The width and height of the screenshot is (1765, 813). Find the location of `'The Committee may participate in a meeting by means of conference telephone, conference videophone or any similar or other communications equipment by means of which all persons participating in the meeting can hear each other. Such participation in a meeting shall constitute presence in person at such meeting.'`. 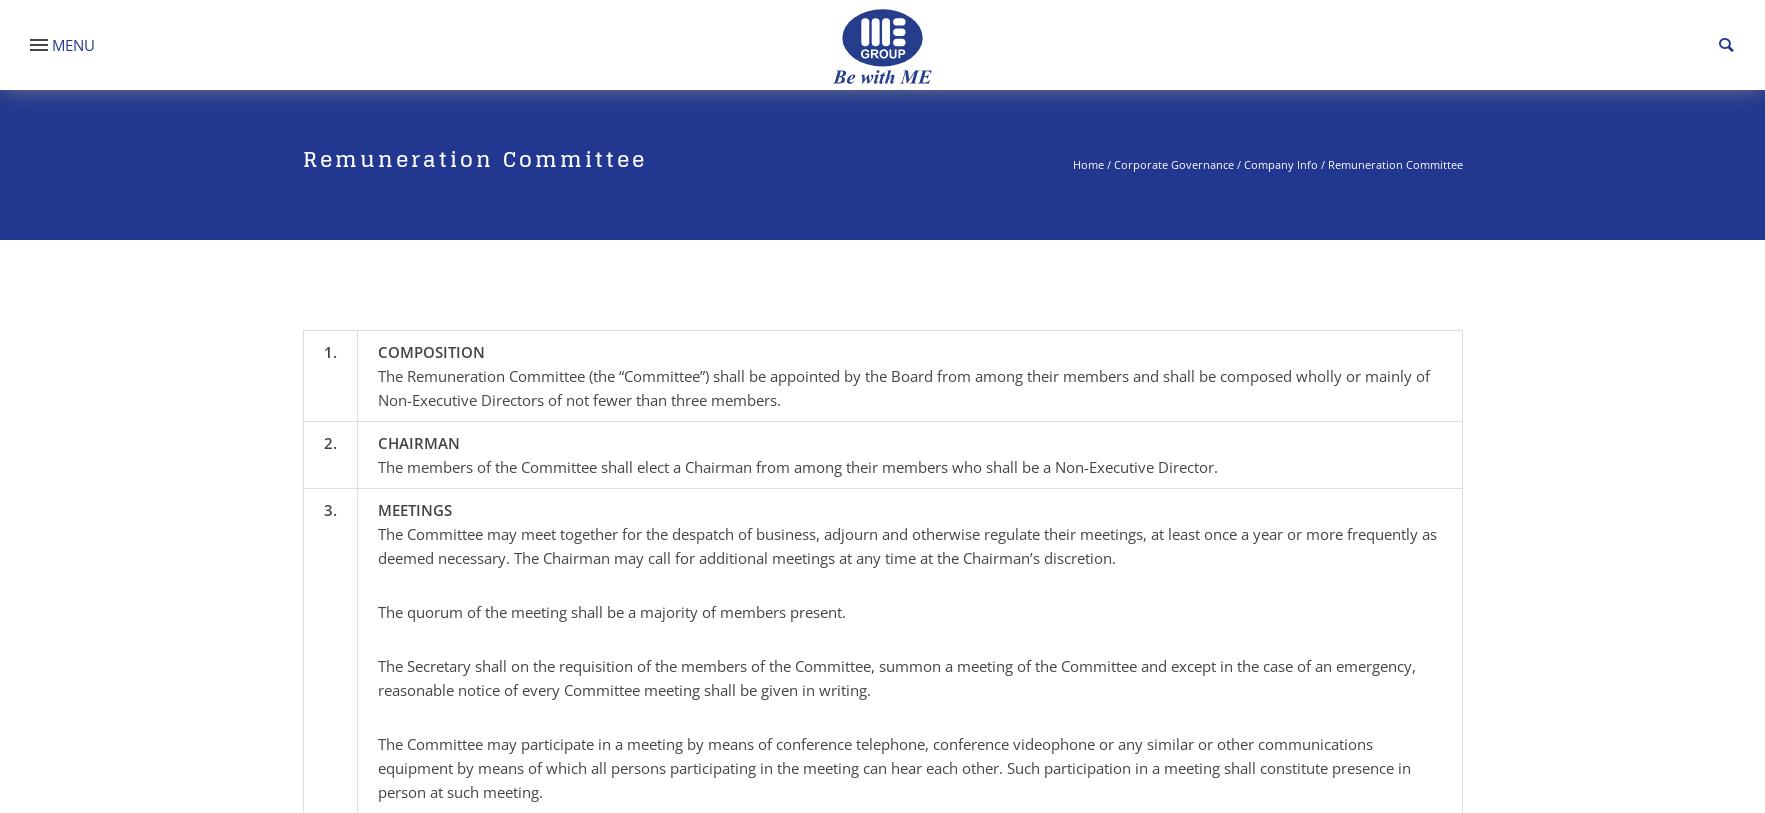

'The Committee may participate in a meeting by means of conference telephone, conference videophone or any similar or other communications equipment by means of which all persons participating in the meeting can hear each other. Such participation in a meeting shall constitute presence in person at such meeting.' is located at coordinates (893, 767).